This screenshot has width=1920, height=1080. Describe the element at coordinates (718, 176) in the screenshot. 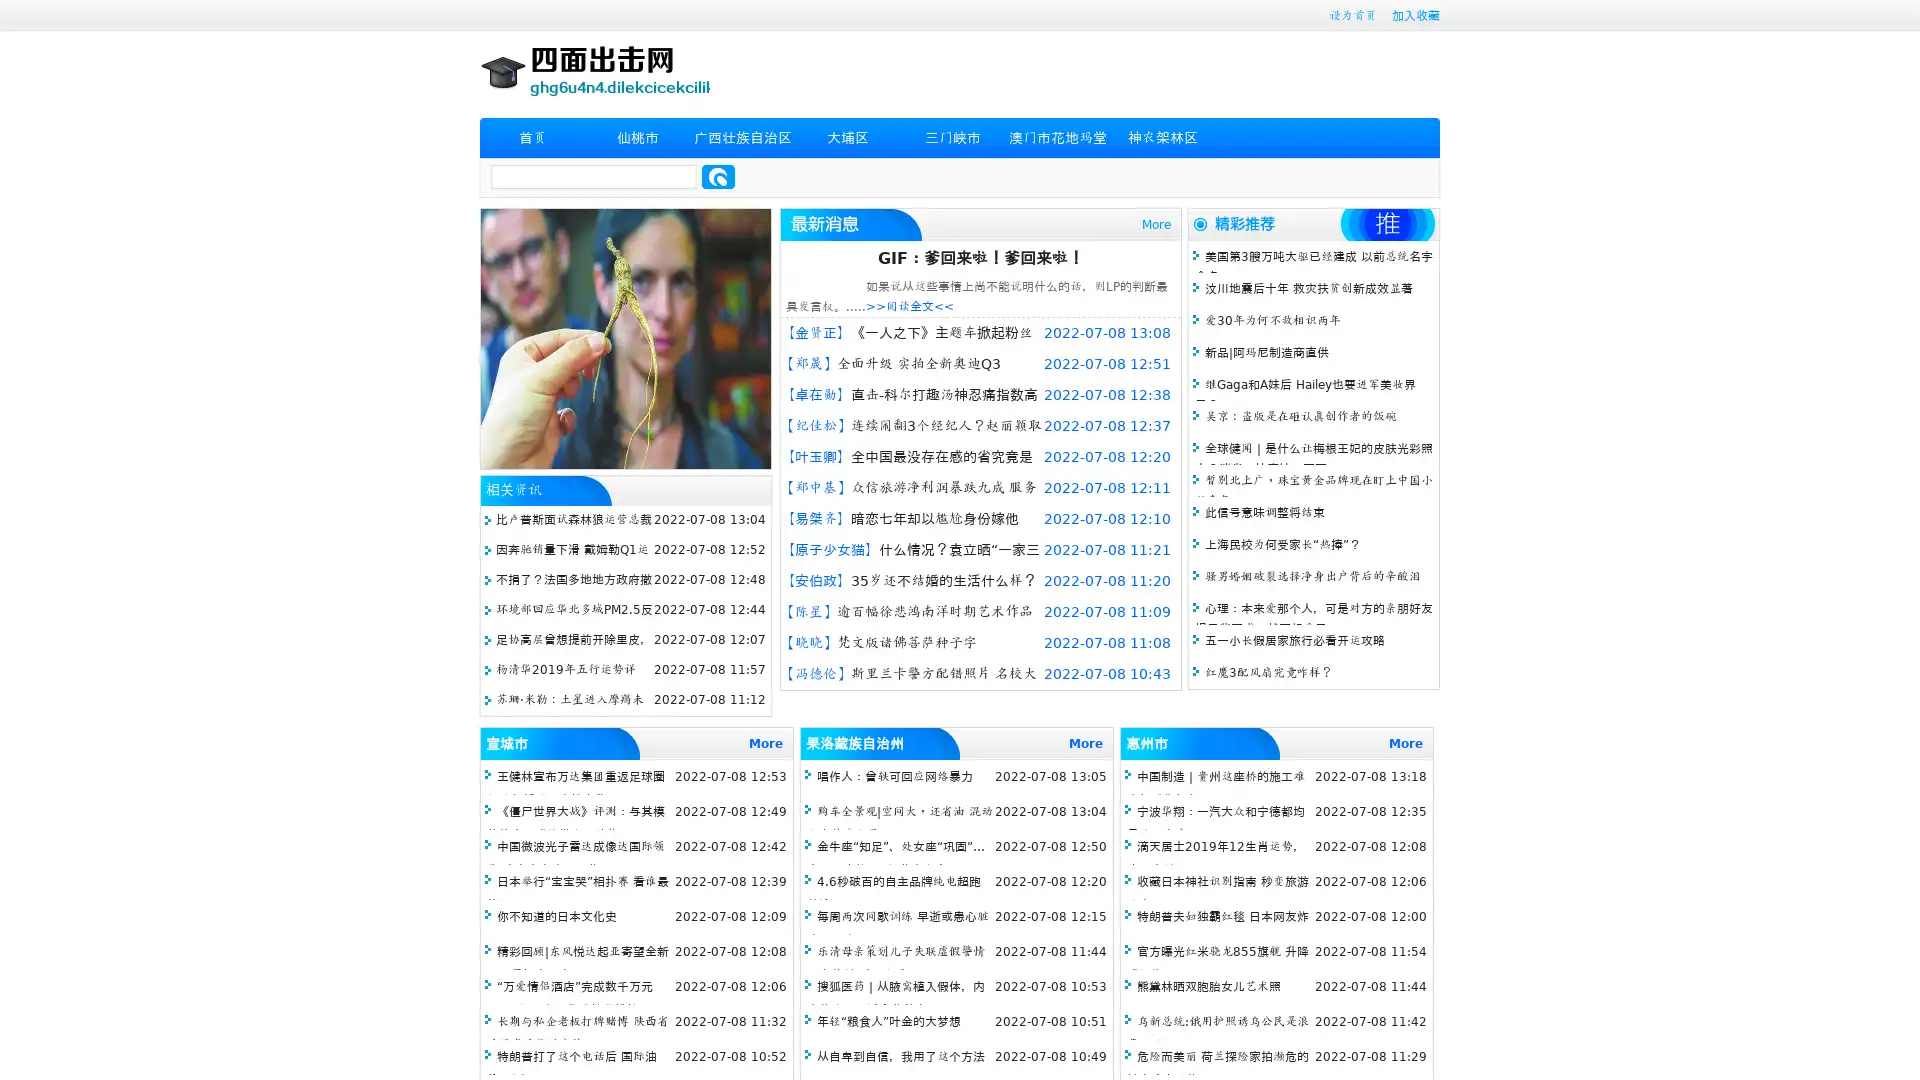

I see `Search` at that location.